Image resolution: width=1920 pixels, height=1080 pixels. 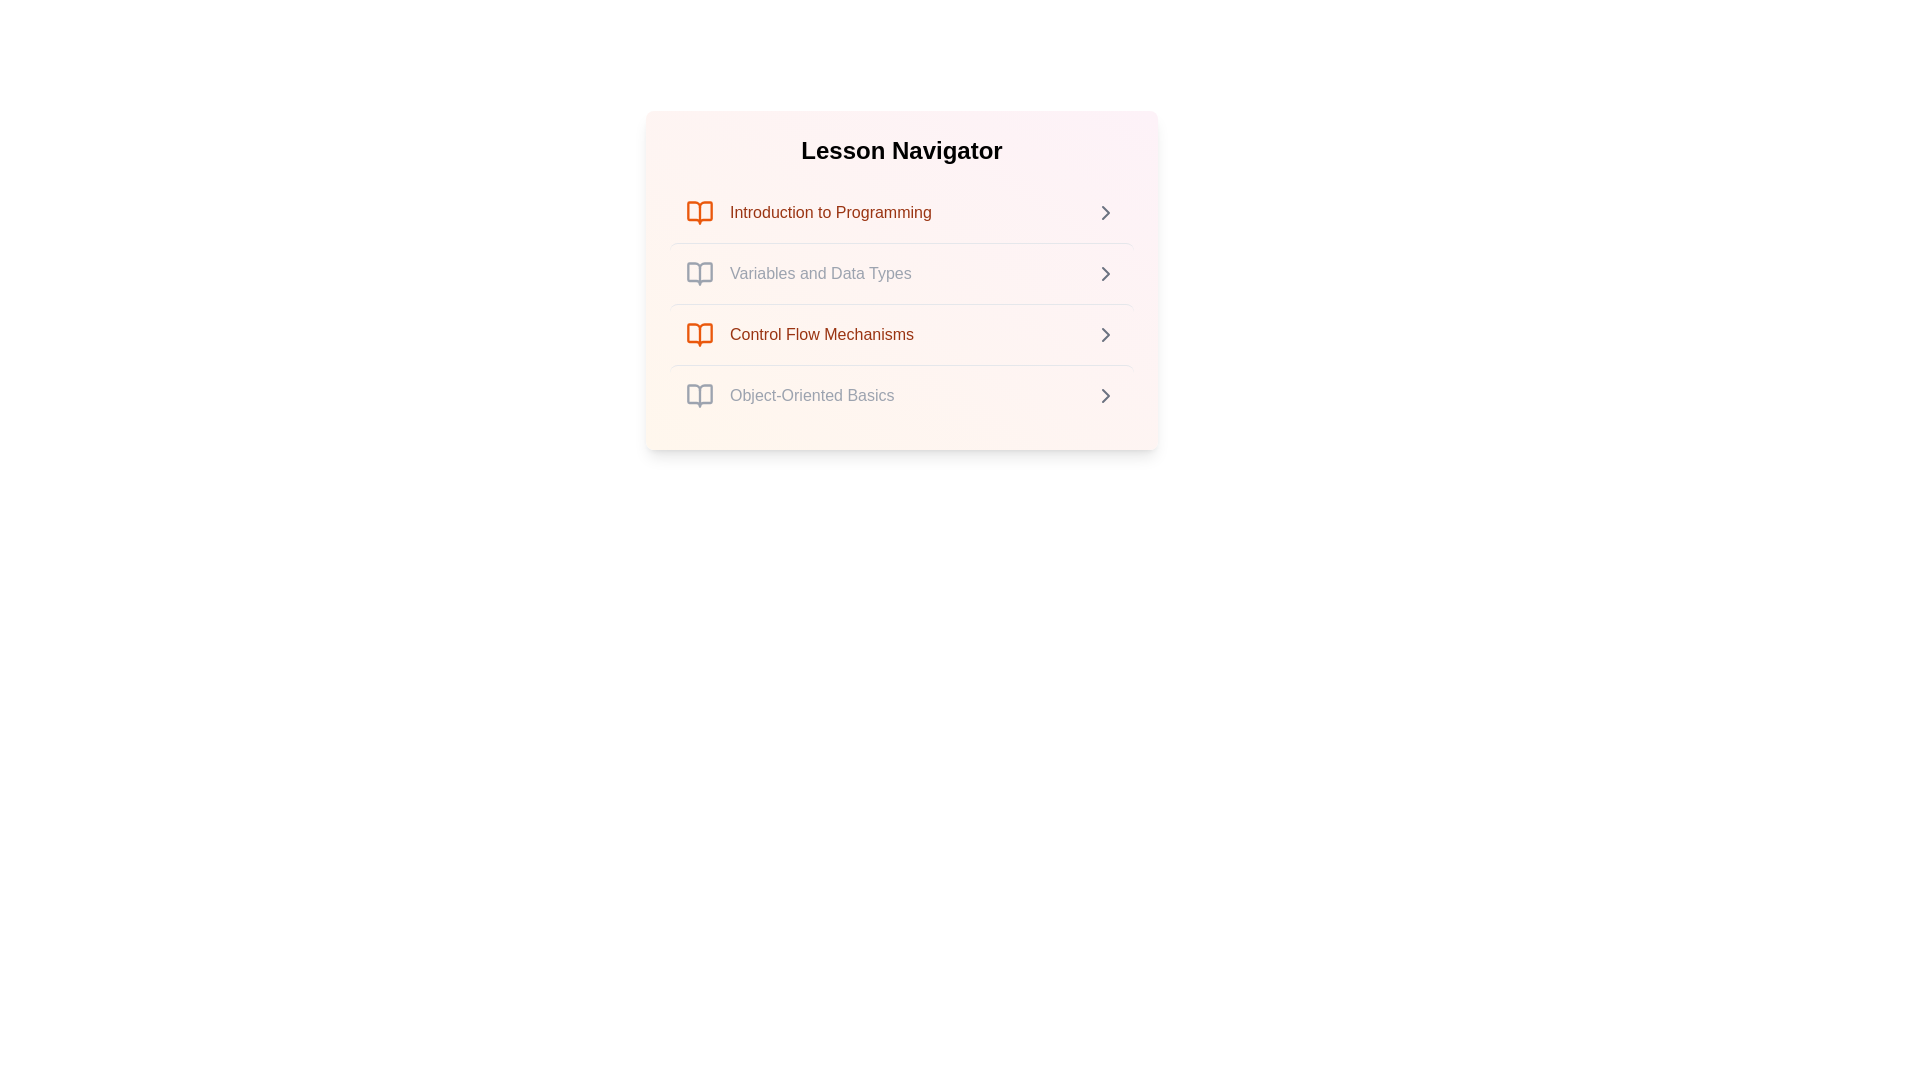 What do you see at coordinates (700, 334) in the screenshot?
I see `the icon representing the lesson titled 'Control Flow Mechanisms'` at bounding box center [700, 334].